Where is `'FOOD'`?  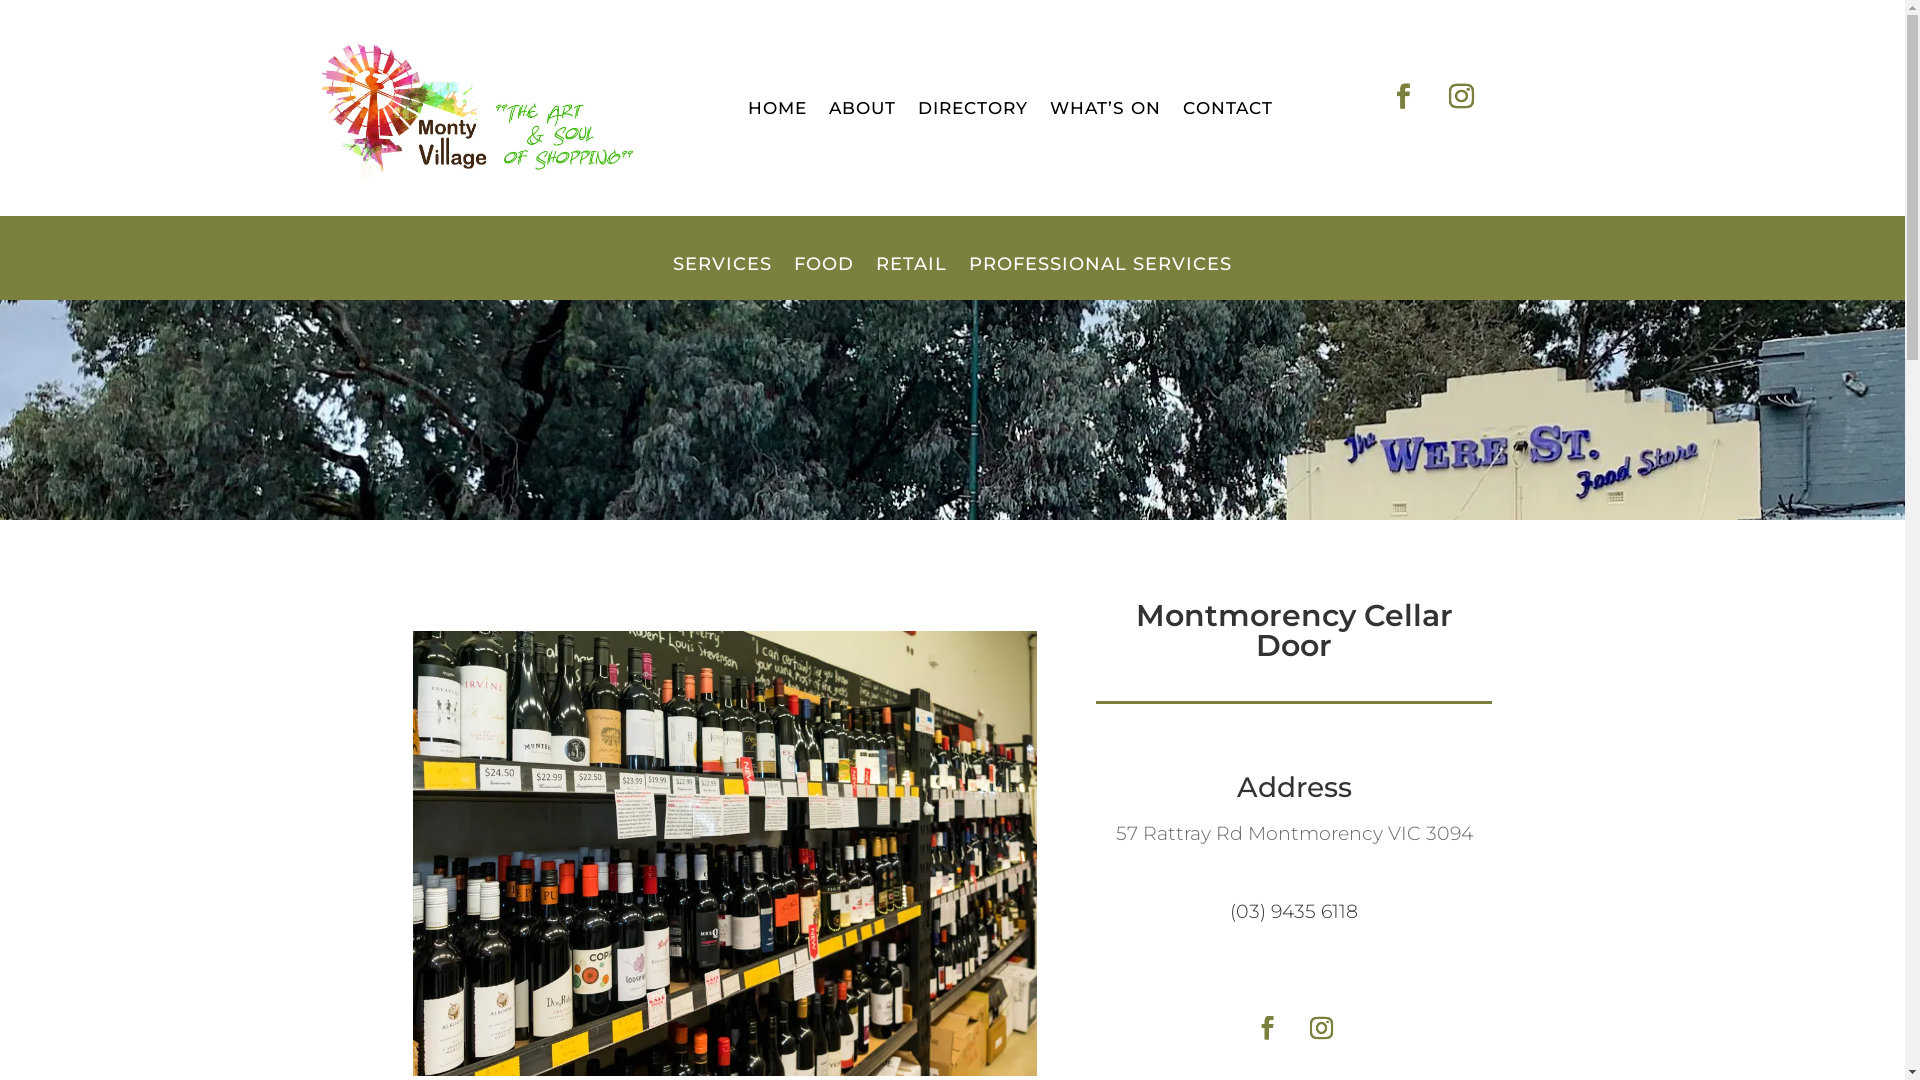
'FOOD' is located at coordinates (824, 278).